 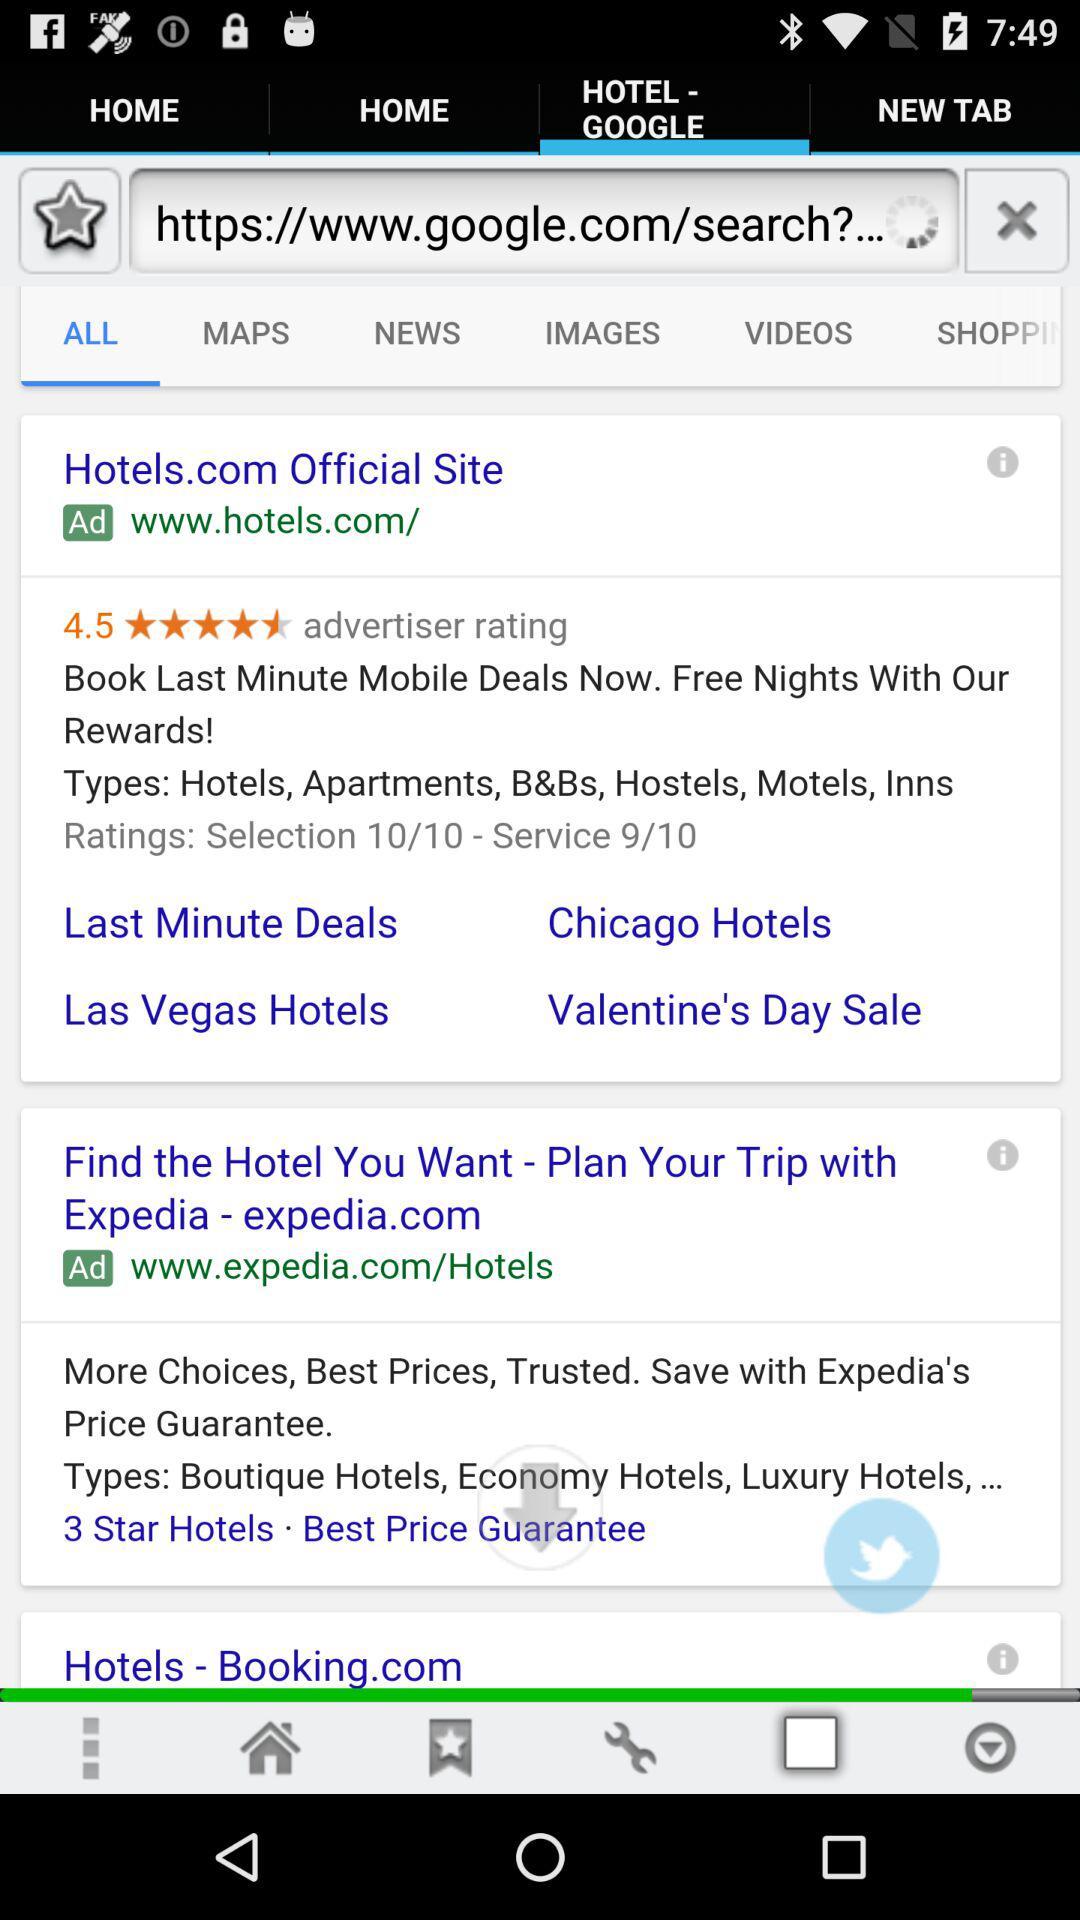 I want to click on the more icon, so click(x=88, y=1869).